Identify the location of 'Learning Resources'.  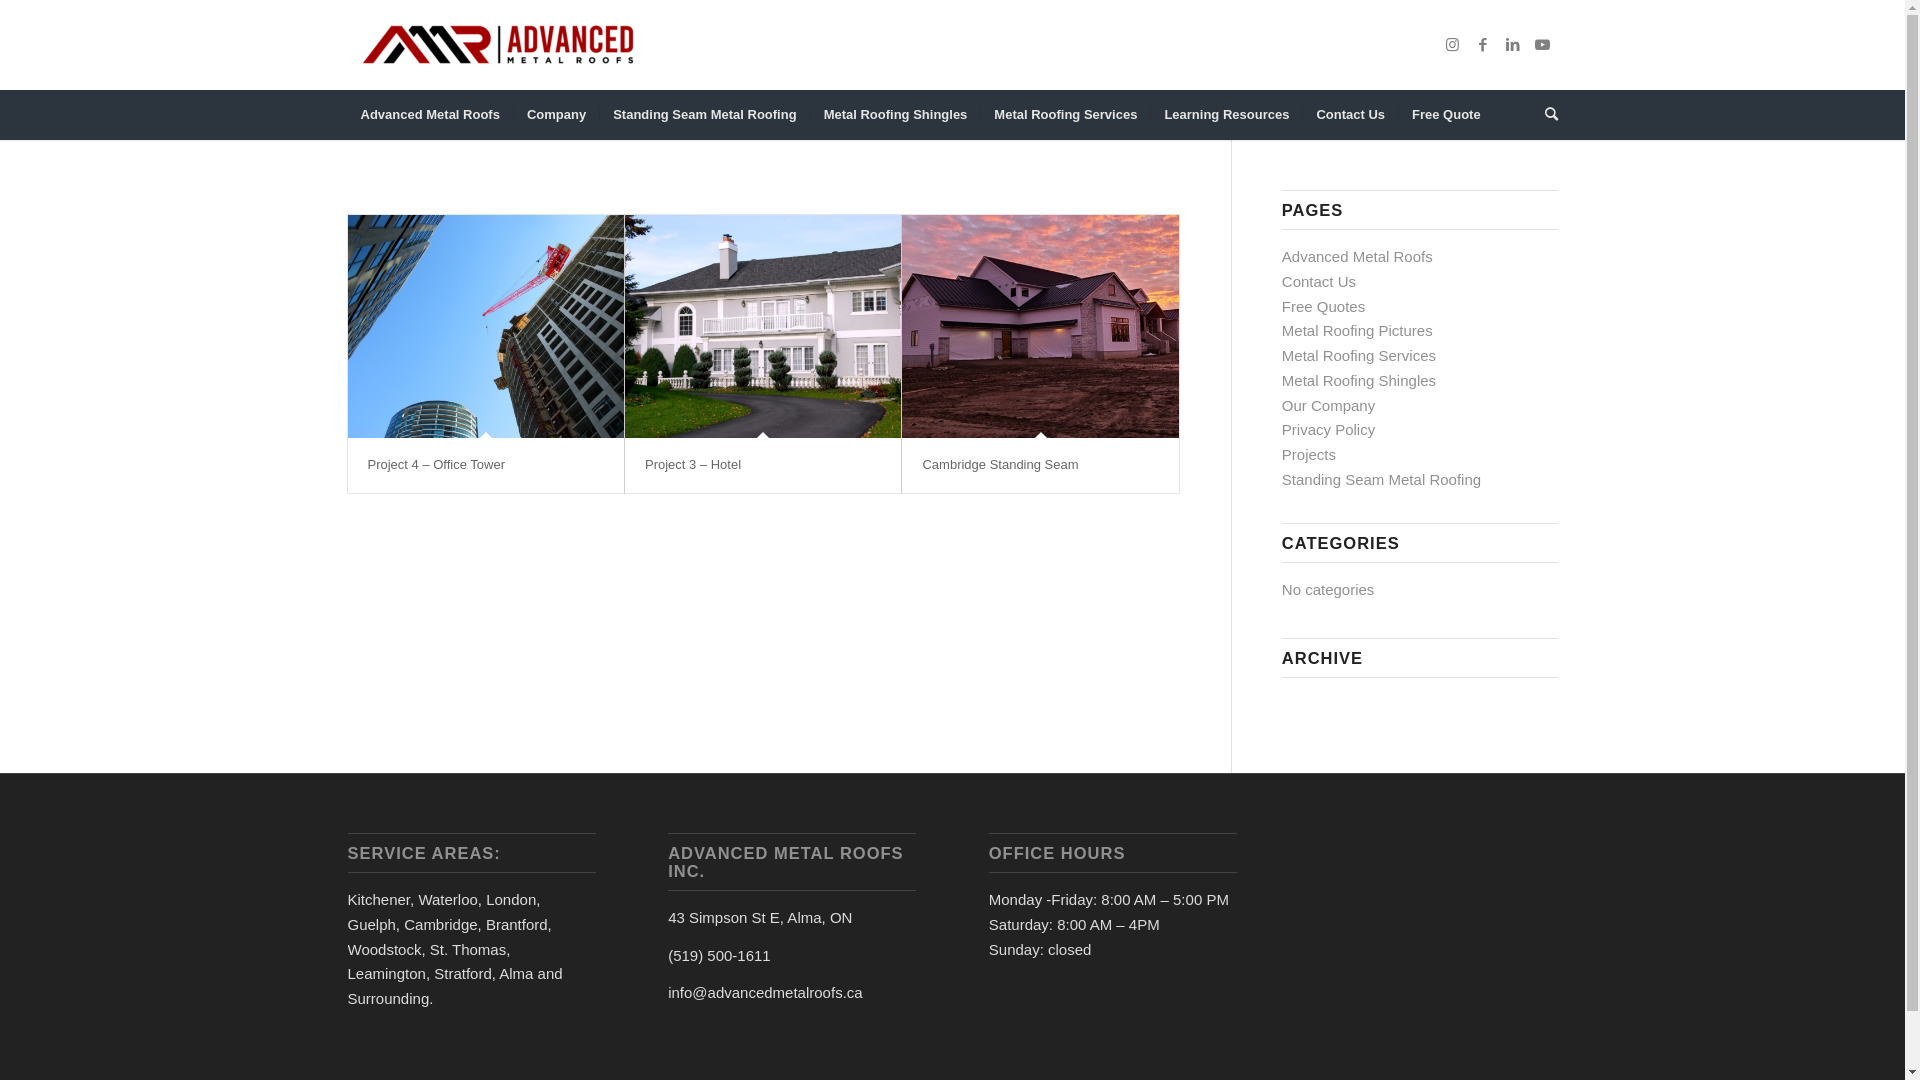
(1224, 115).